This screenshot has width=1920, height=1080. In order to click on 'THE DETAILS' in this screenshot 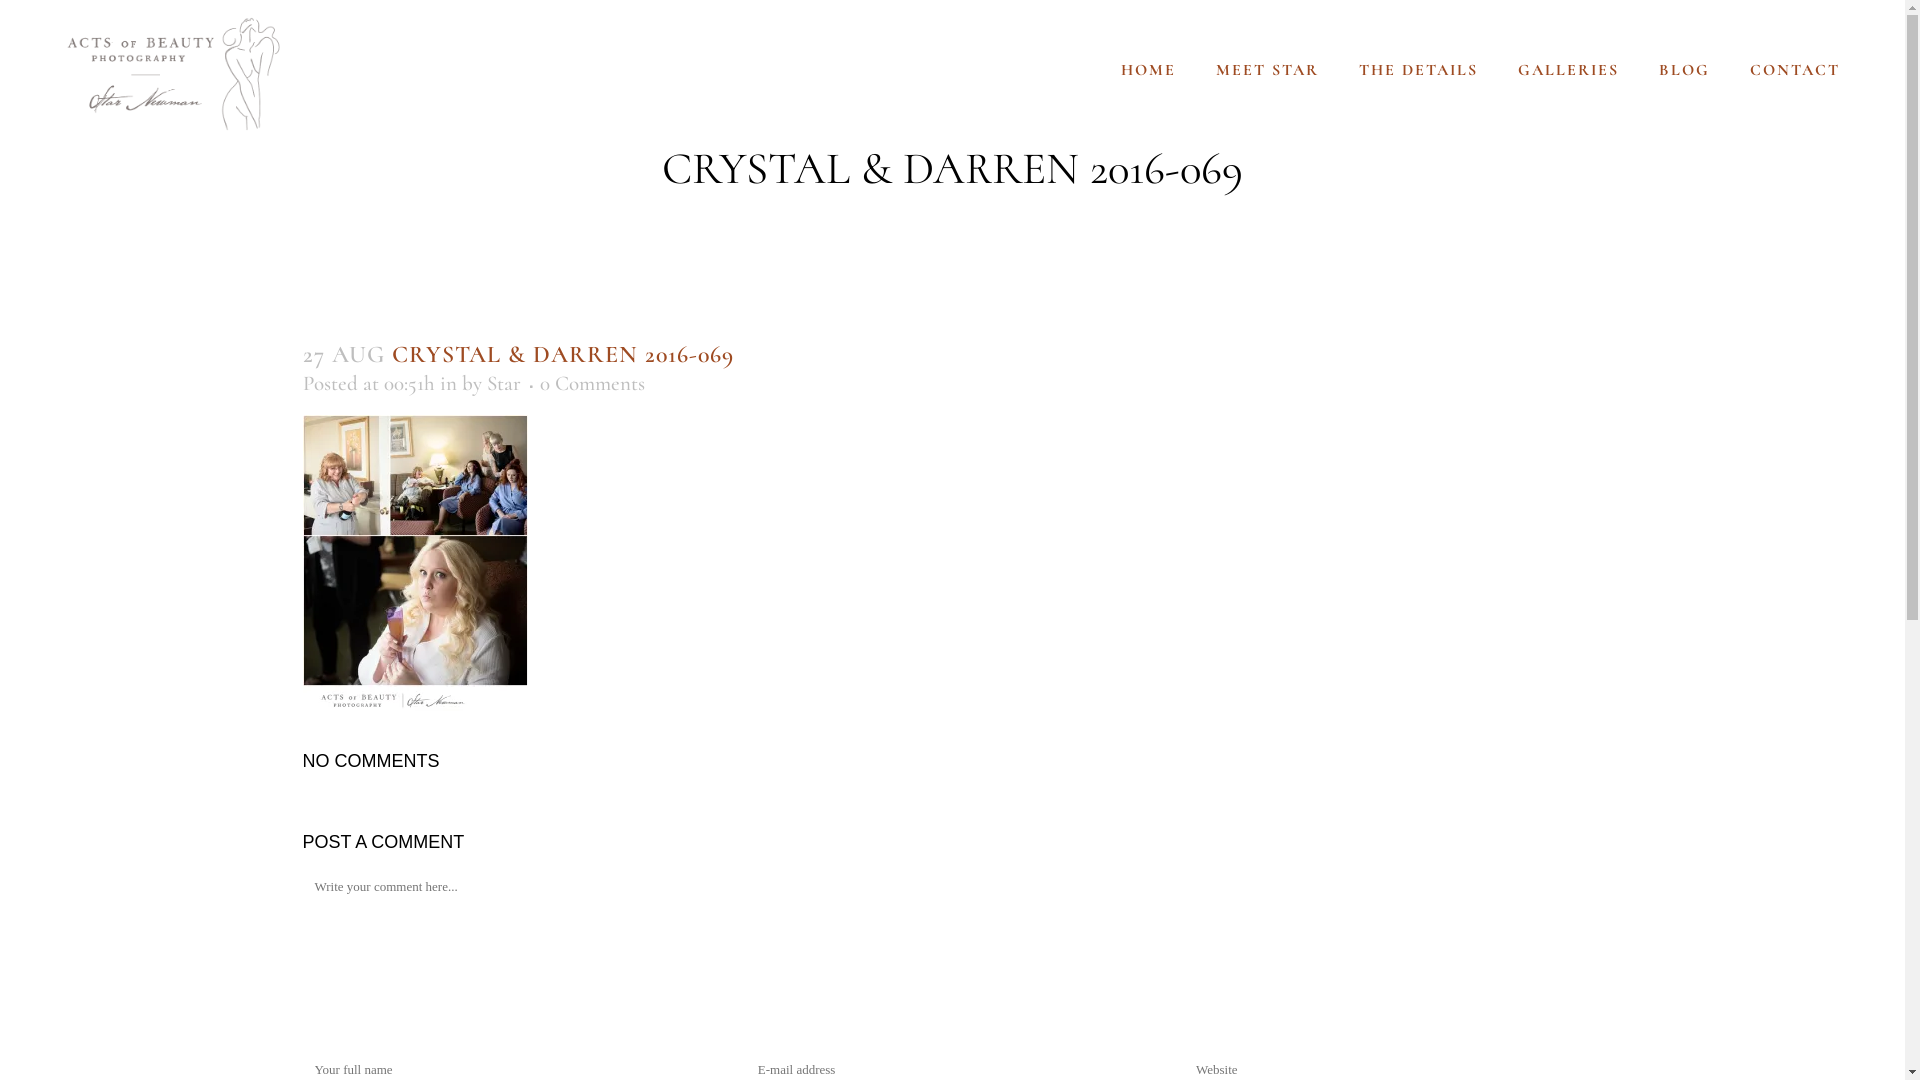, I will do `click(1339, 68)`.